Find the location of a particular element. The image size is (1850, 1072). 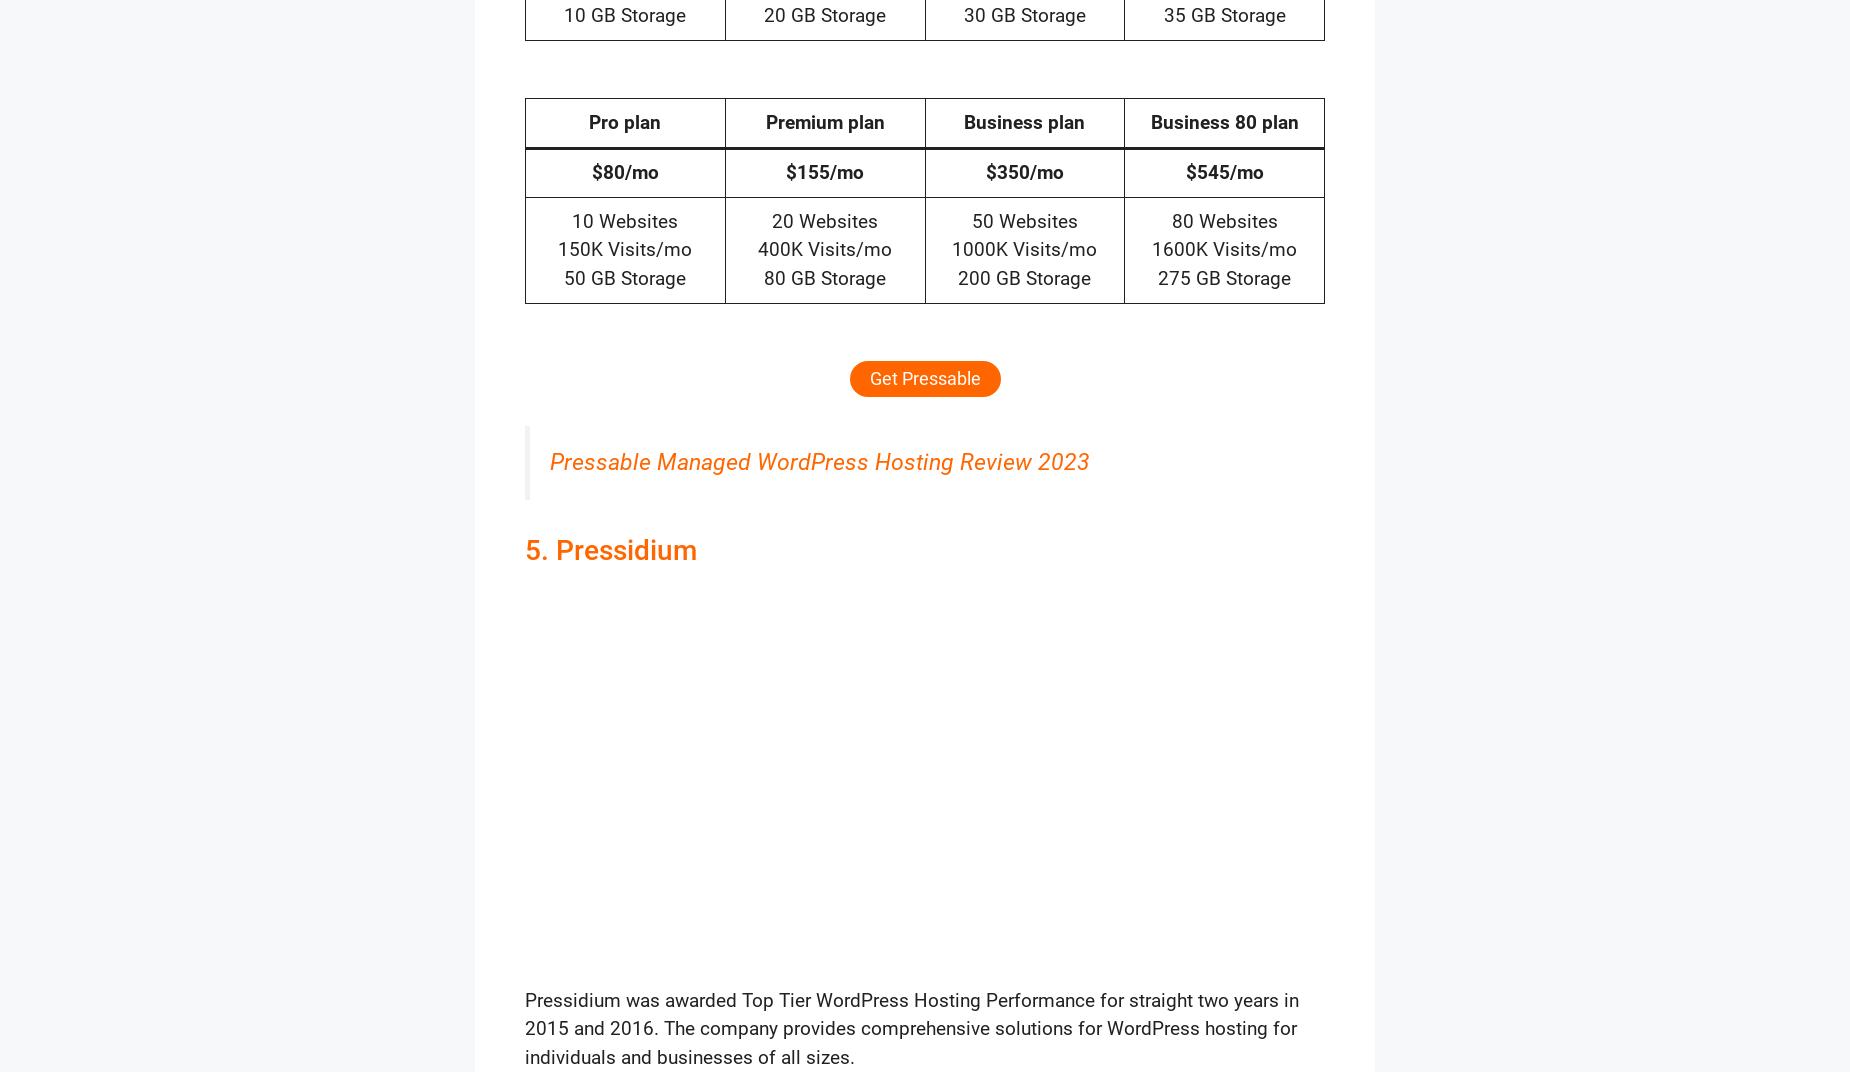

'$155/mo' is located at coordinates (786, 171).